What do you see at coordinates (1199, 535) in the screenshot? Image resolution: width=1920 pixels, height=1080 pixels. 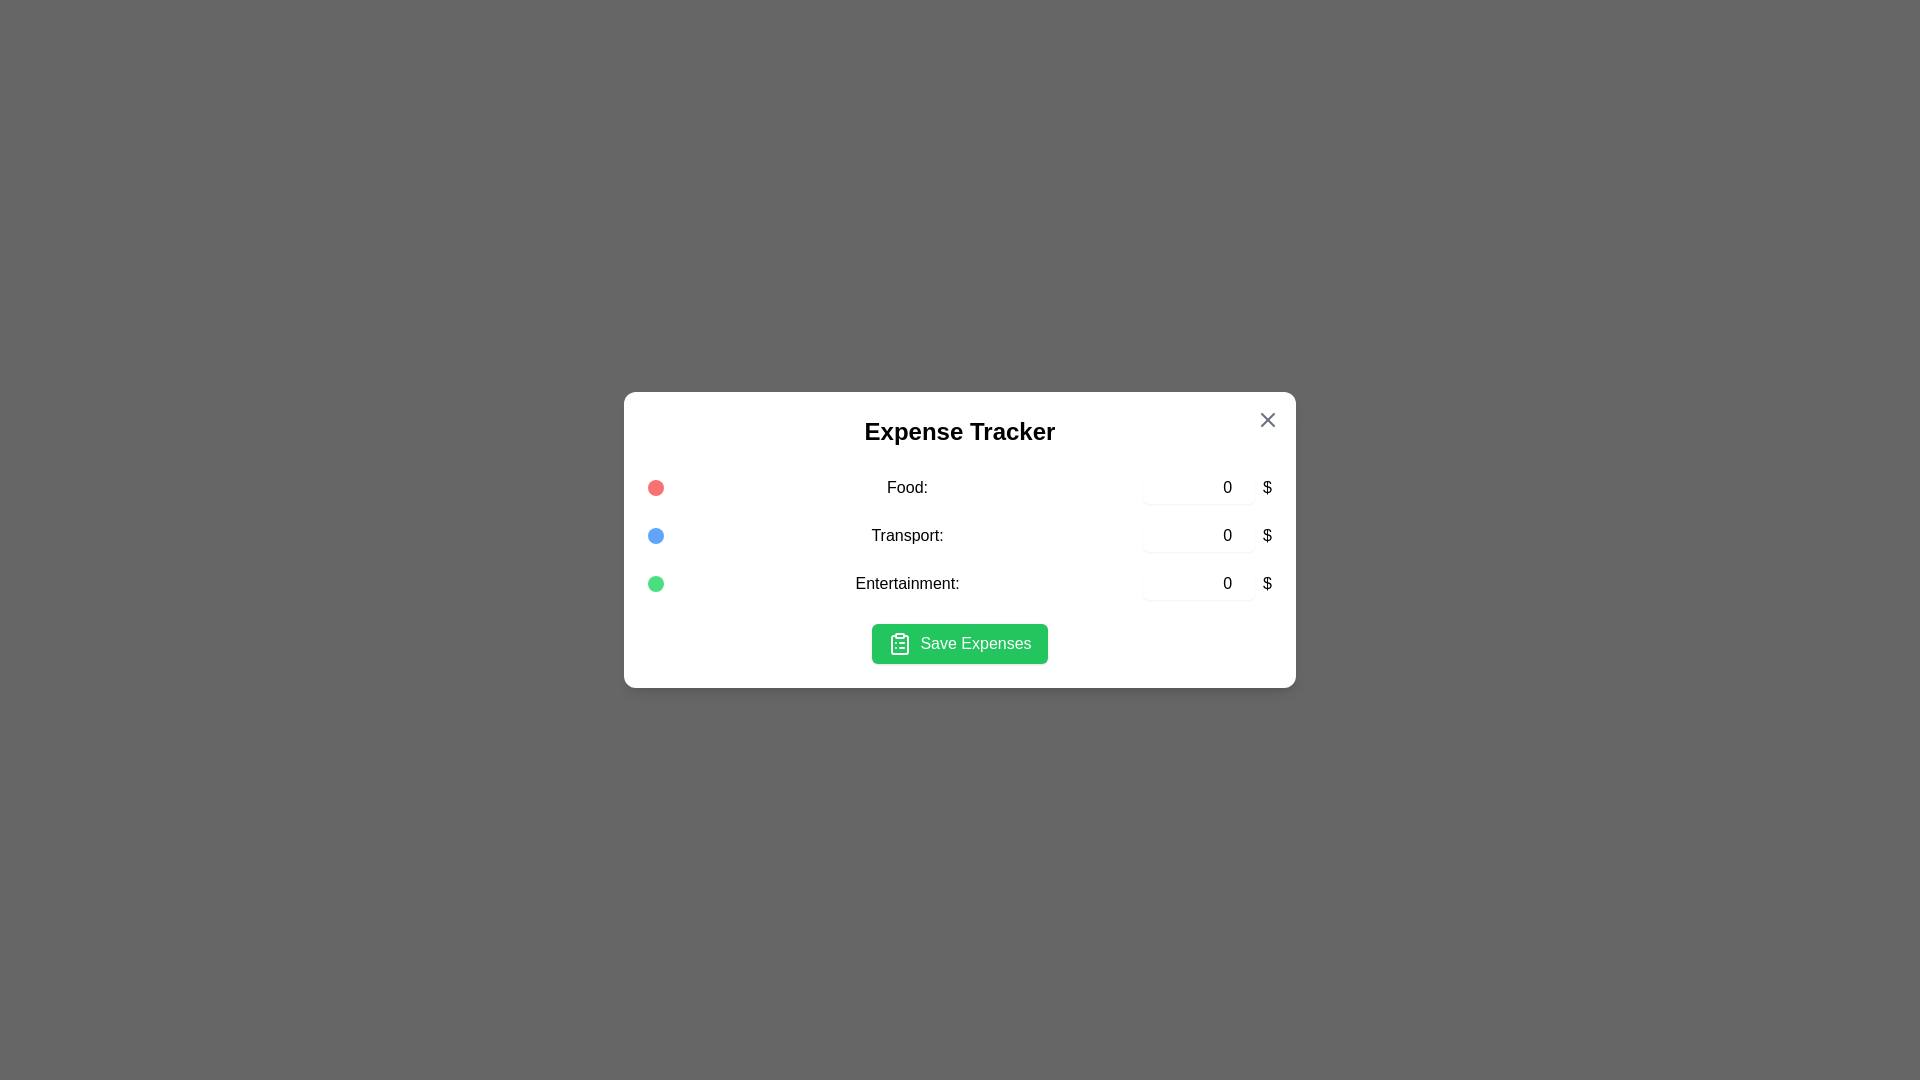 I see `the expense amount for the 'Transport' category to 7664` at bounding box center [1199, 535].